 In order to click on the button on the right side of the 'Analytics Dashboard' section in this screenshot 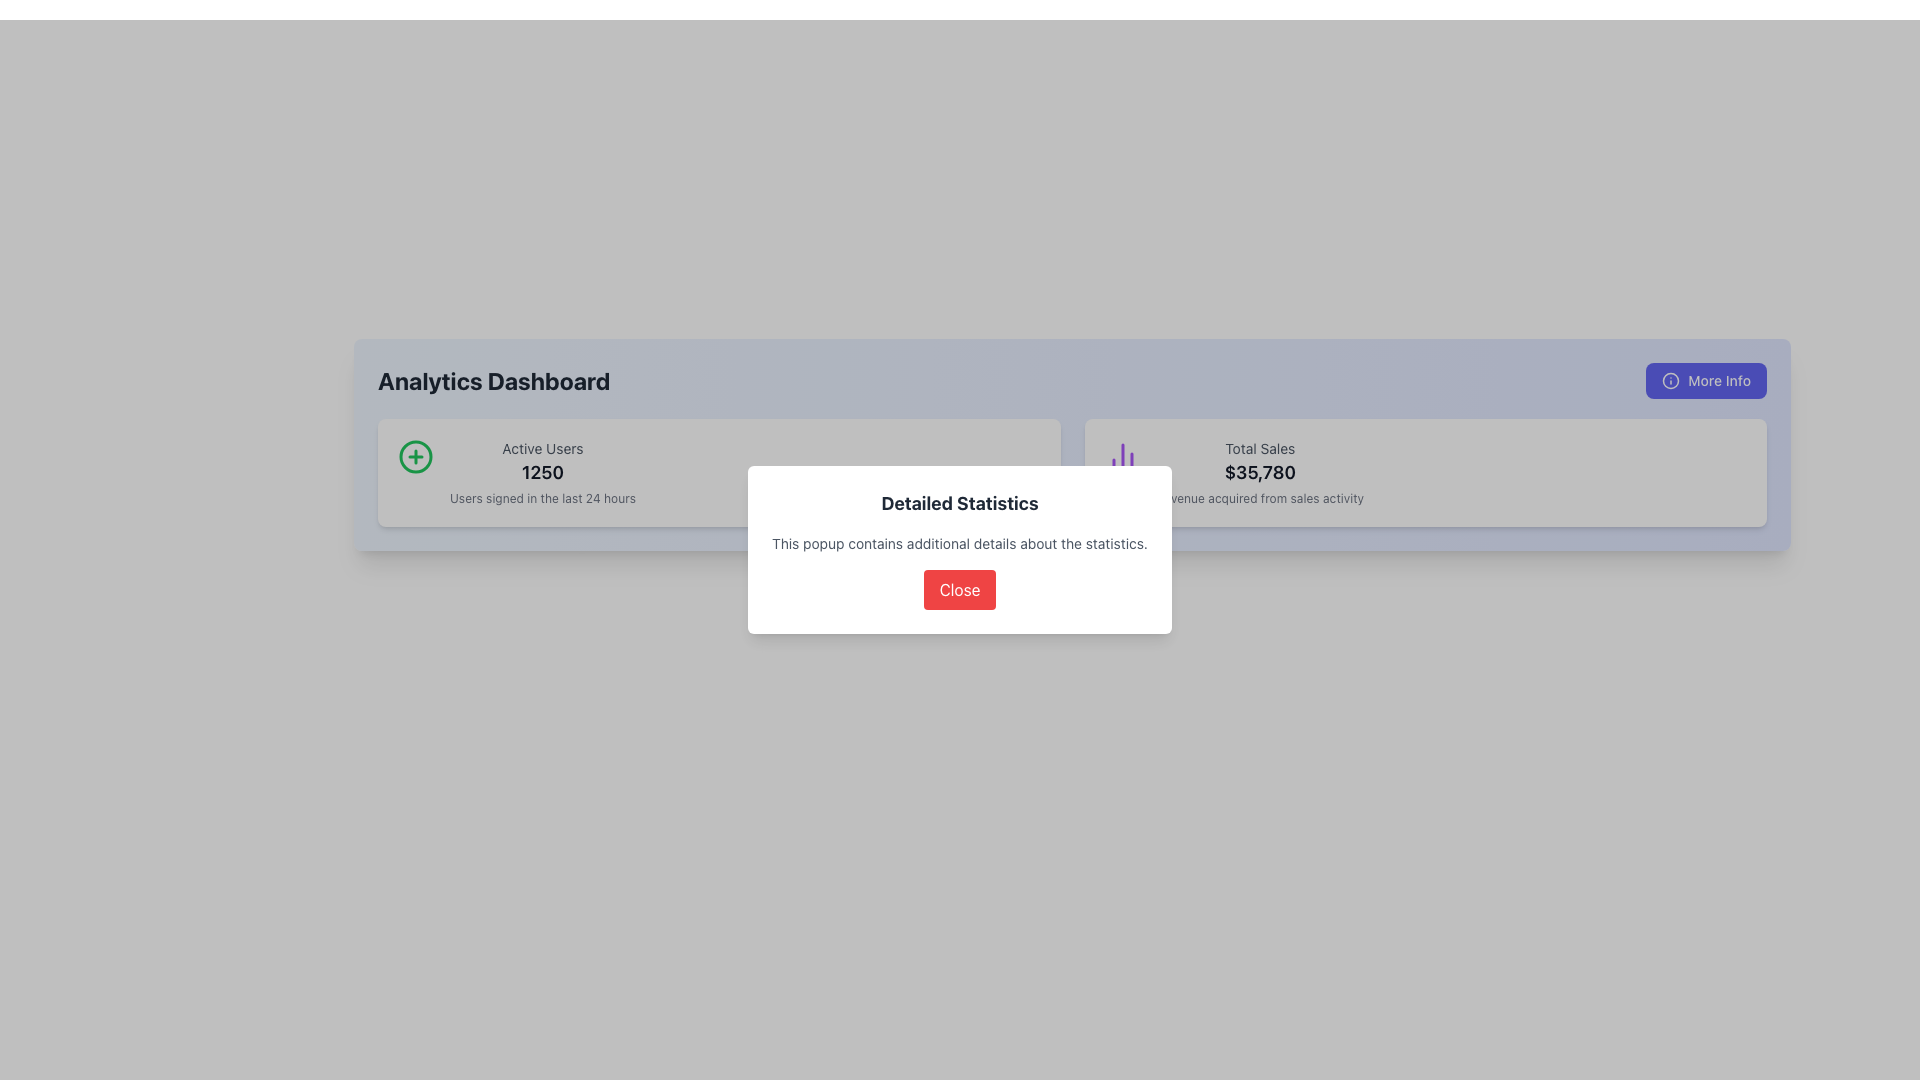, I will do `click(1705, 381)`.